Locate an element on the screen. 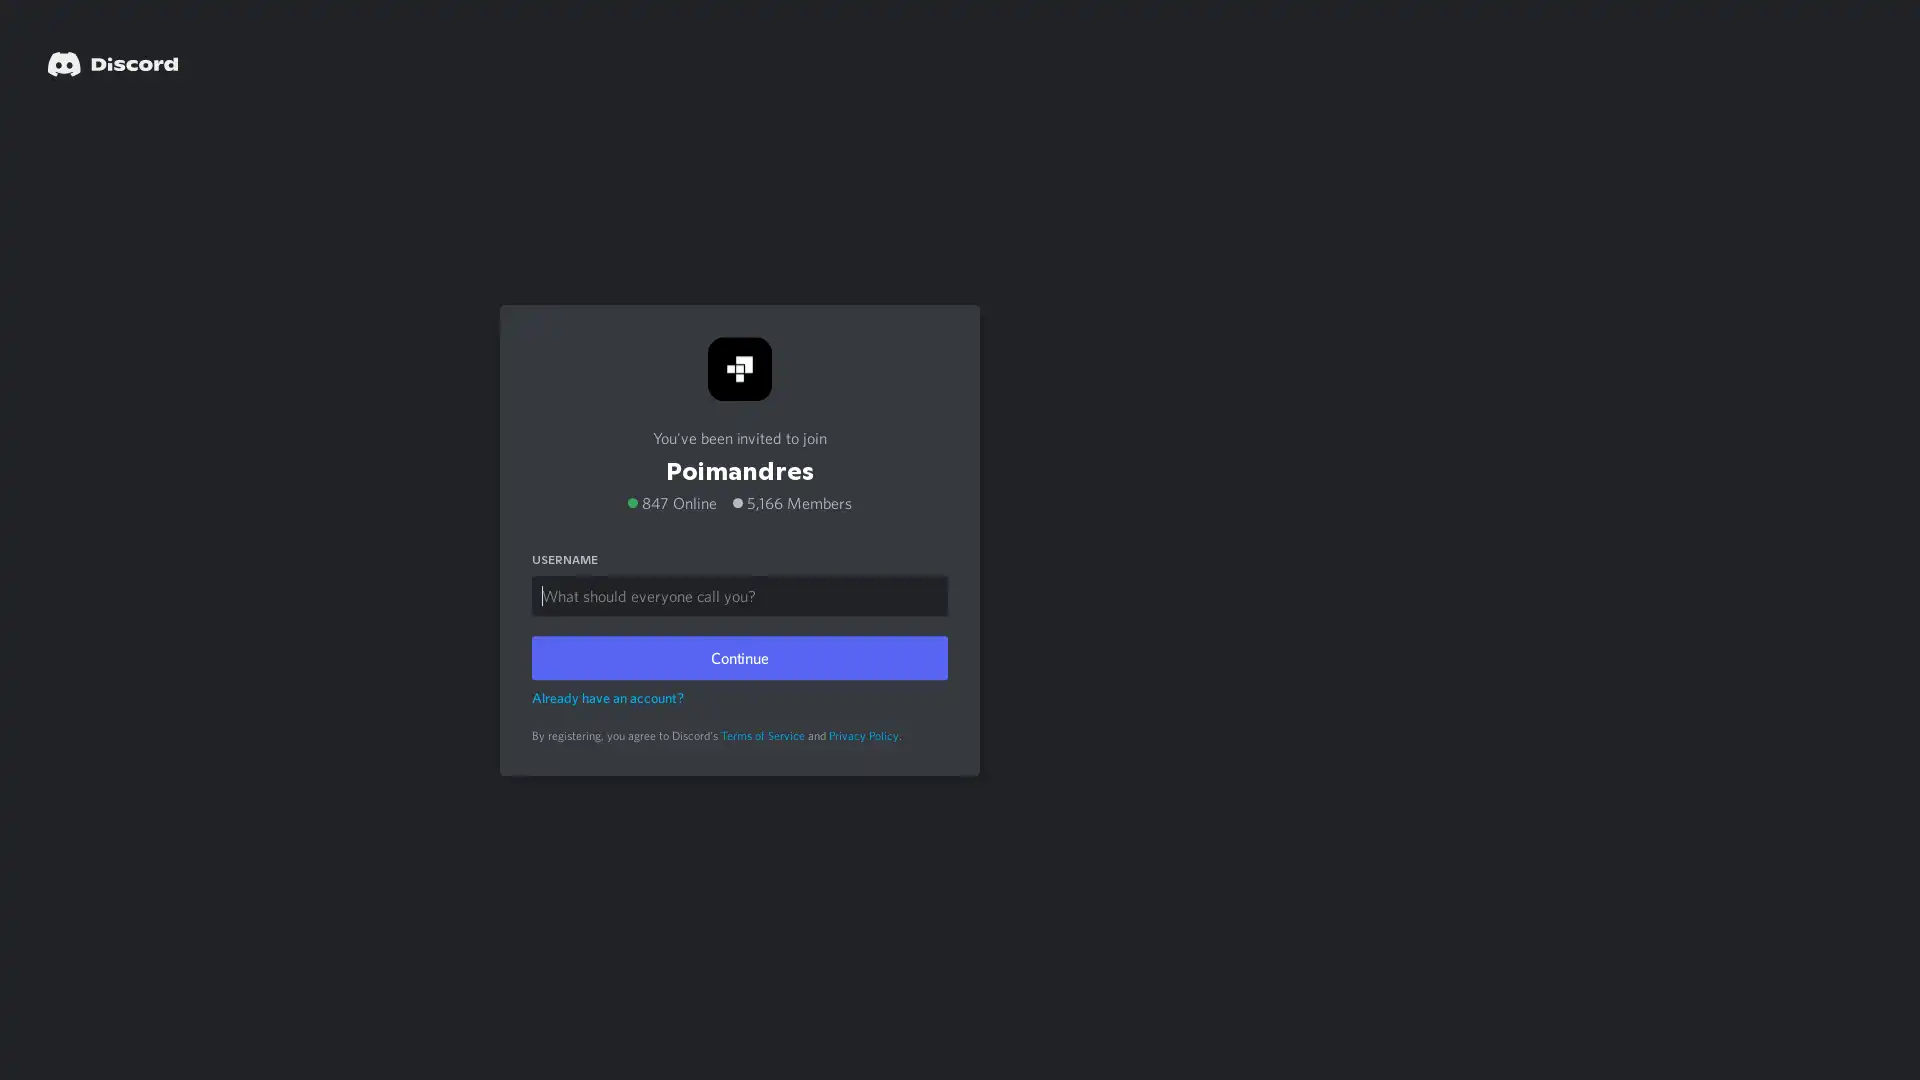  Continue is located at coordinates (738, 656).